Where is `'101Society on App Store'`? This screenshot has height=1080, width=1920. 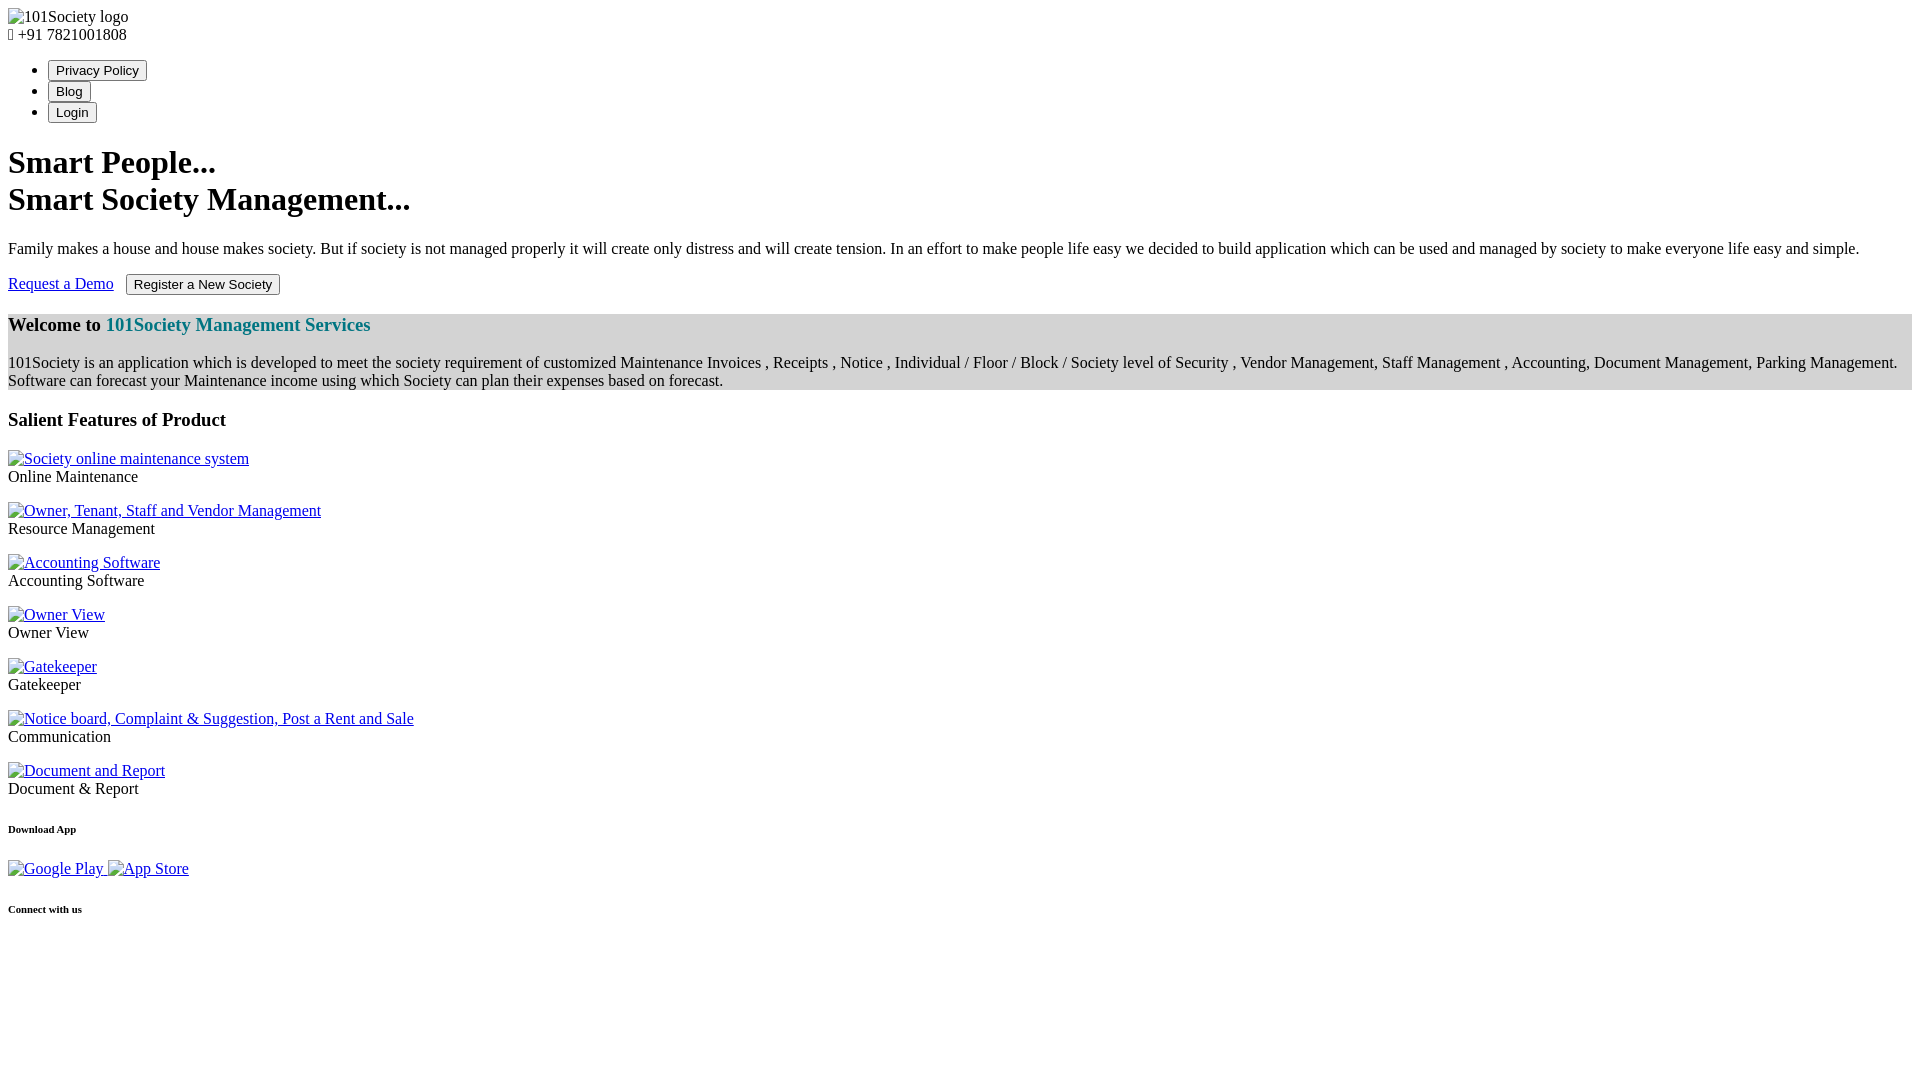
'101Society on App Store' is located at coordinates (147, 867).